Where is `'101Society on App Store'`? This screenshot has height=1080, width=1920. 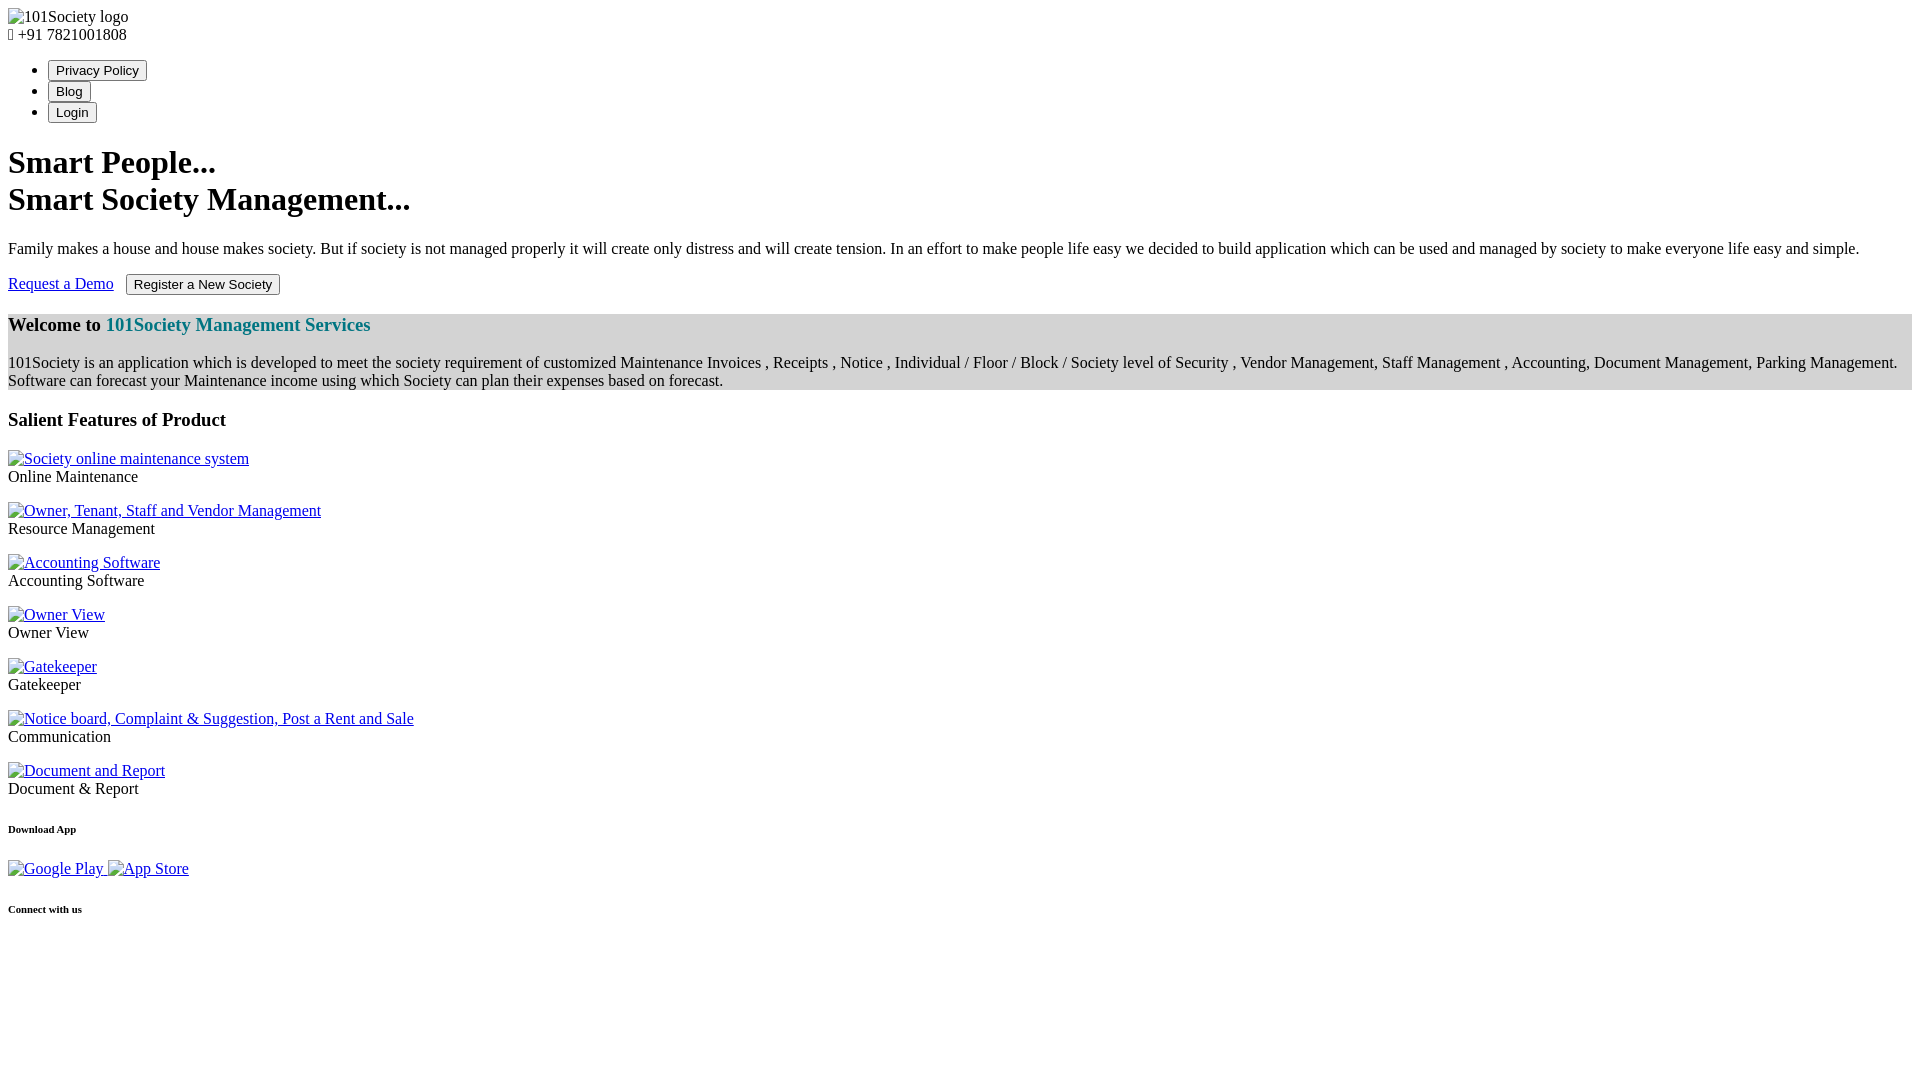
'101Society on App Store' is located at coordinates (147, 867).